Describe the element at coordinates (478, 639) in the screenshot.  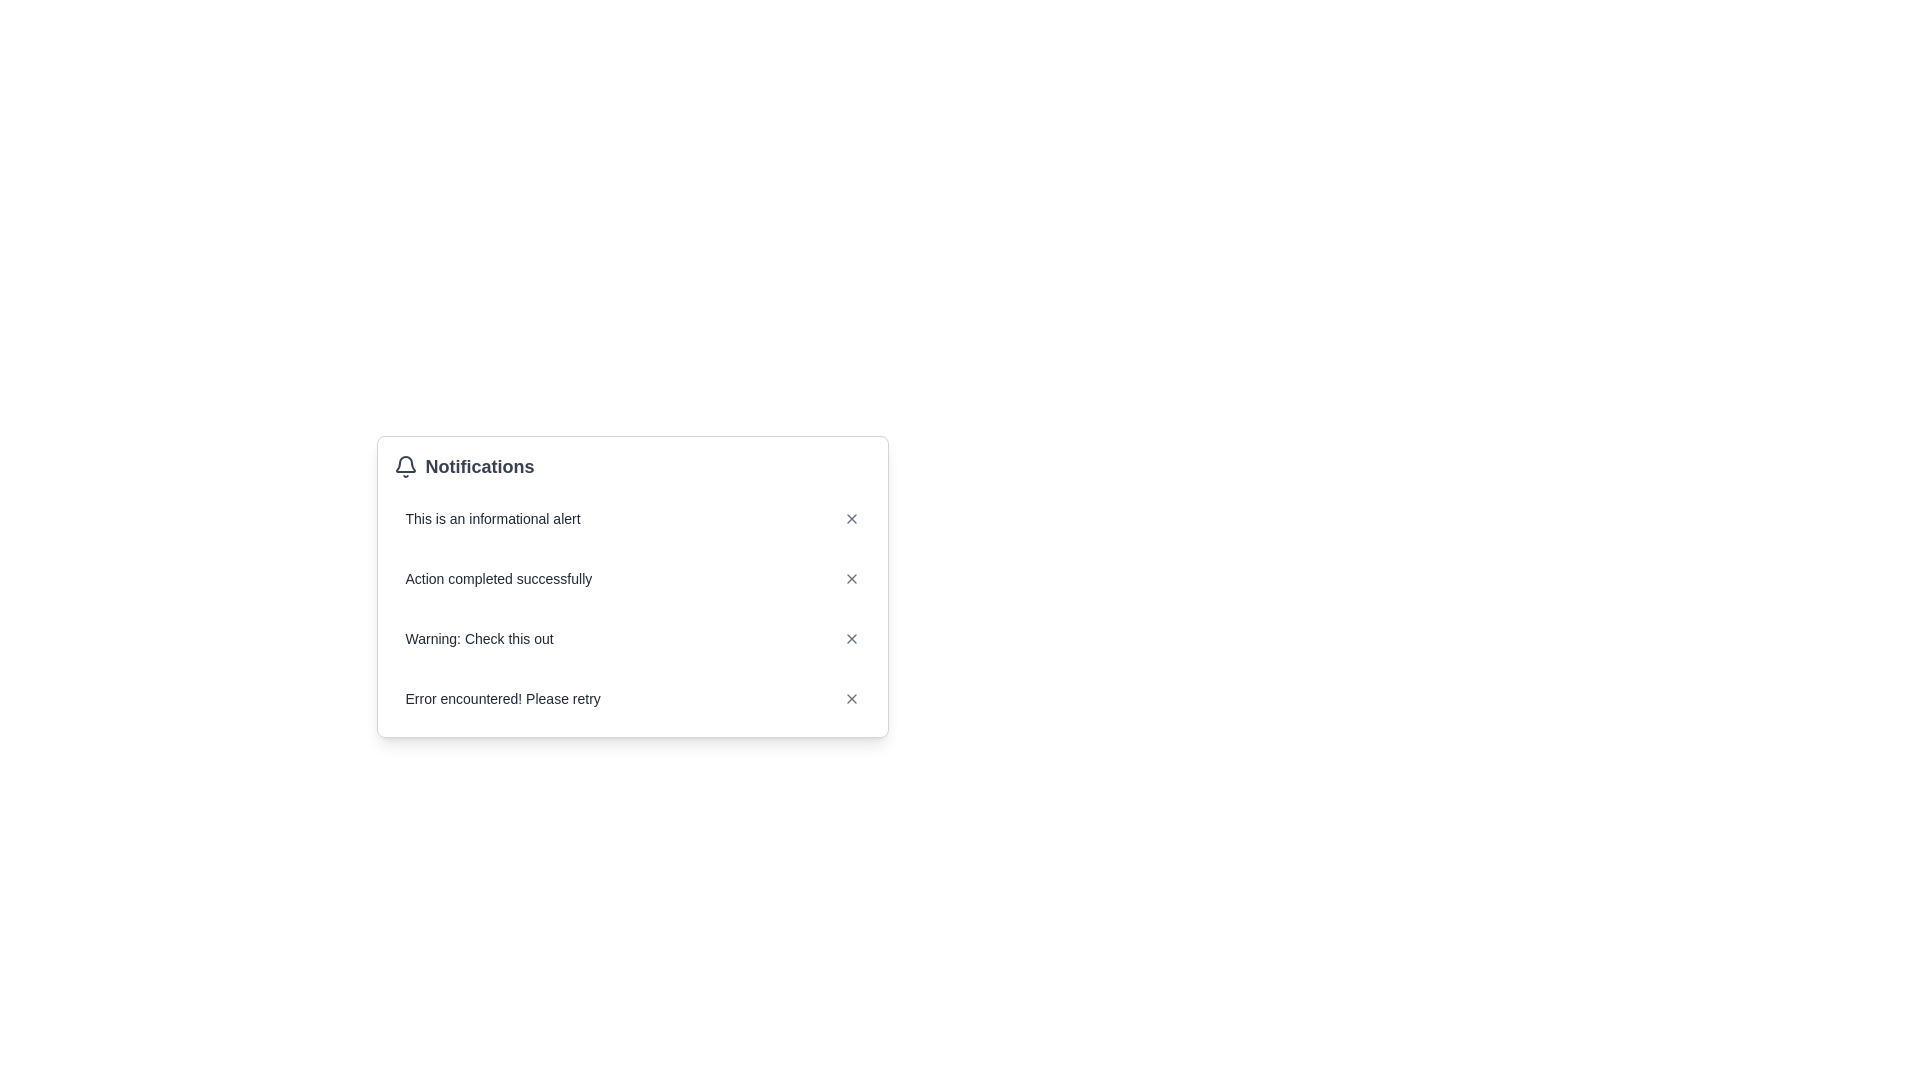
I see `the text label displaying 'Warning: Check this out', which is located in the third position of a list of notification items with a yellow background` at that location.